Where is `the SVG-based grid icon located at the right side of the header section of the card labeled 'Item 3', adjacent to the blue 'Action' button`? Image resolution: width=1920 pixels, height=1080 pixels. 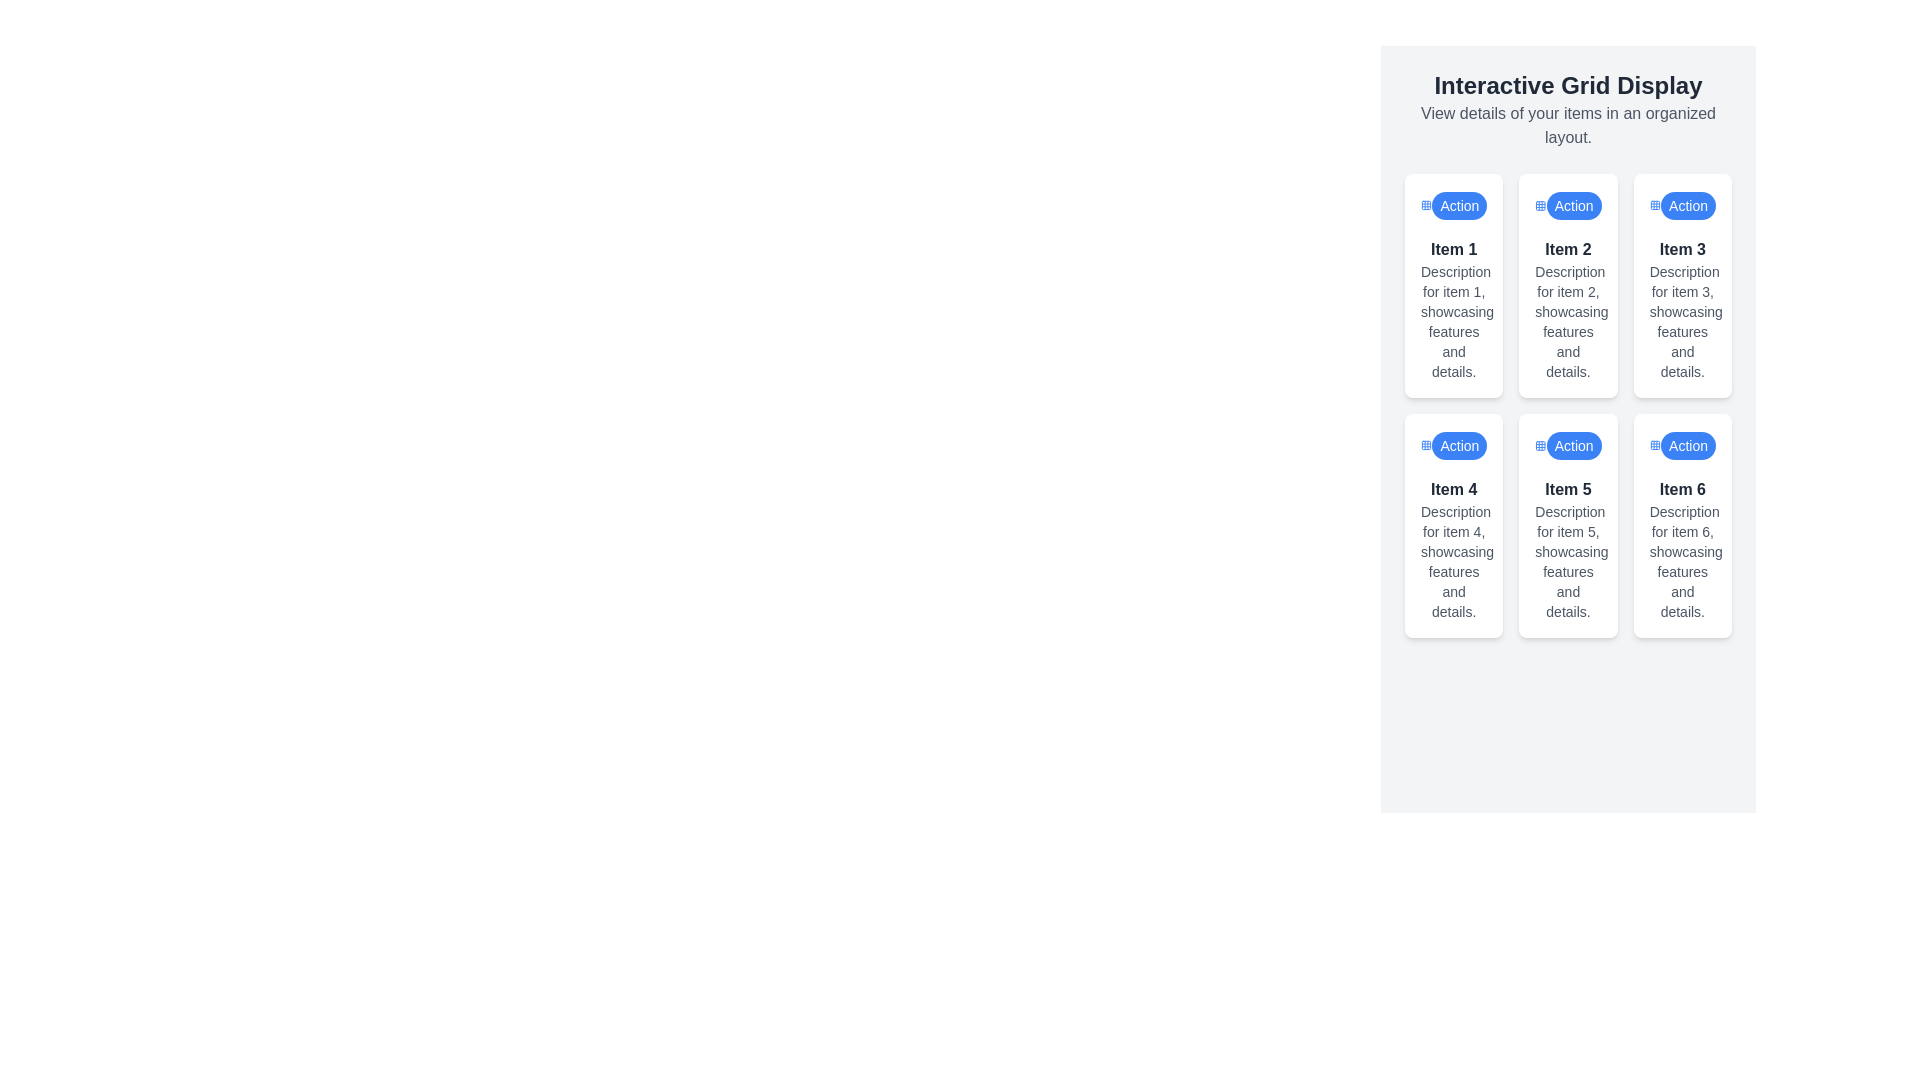 the SVG-based grid icon located at the right side of the header section of the card labeled 'Item 3', adjacent to the blue 'Action' button is located at coordinates (1655, 205).